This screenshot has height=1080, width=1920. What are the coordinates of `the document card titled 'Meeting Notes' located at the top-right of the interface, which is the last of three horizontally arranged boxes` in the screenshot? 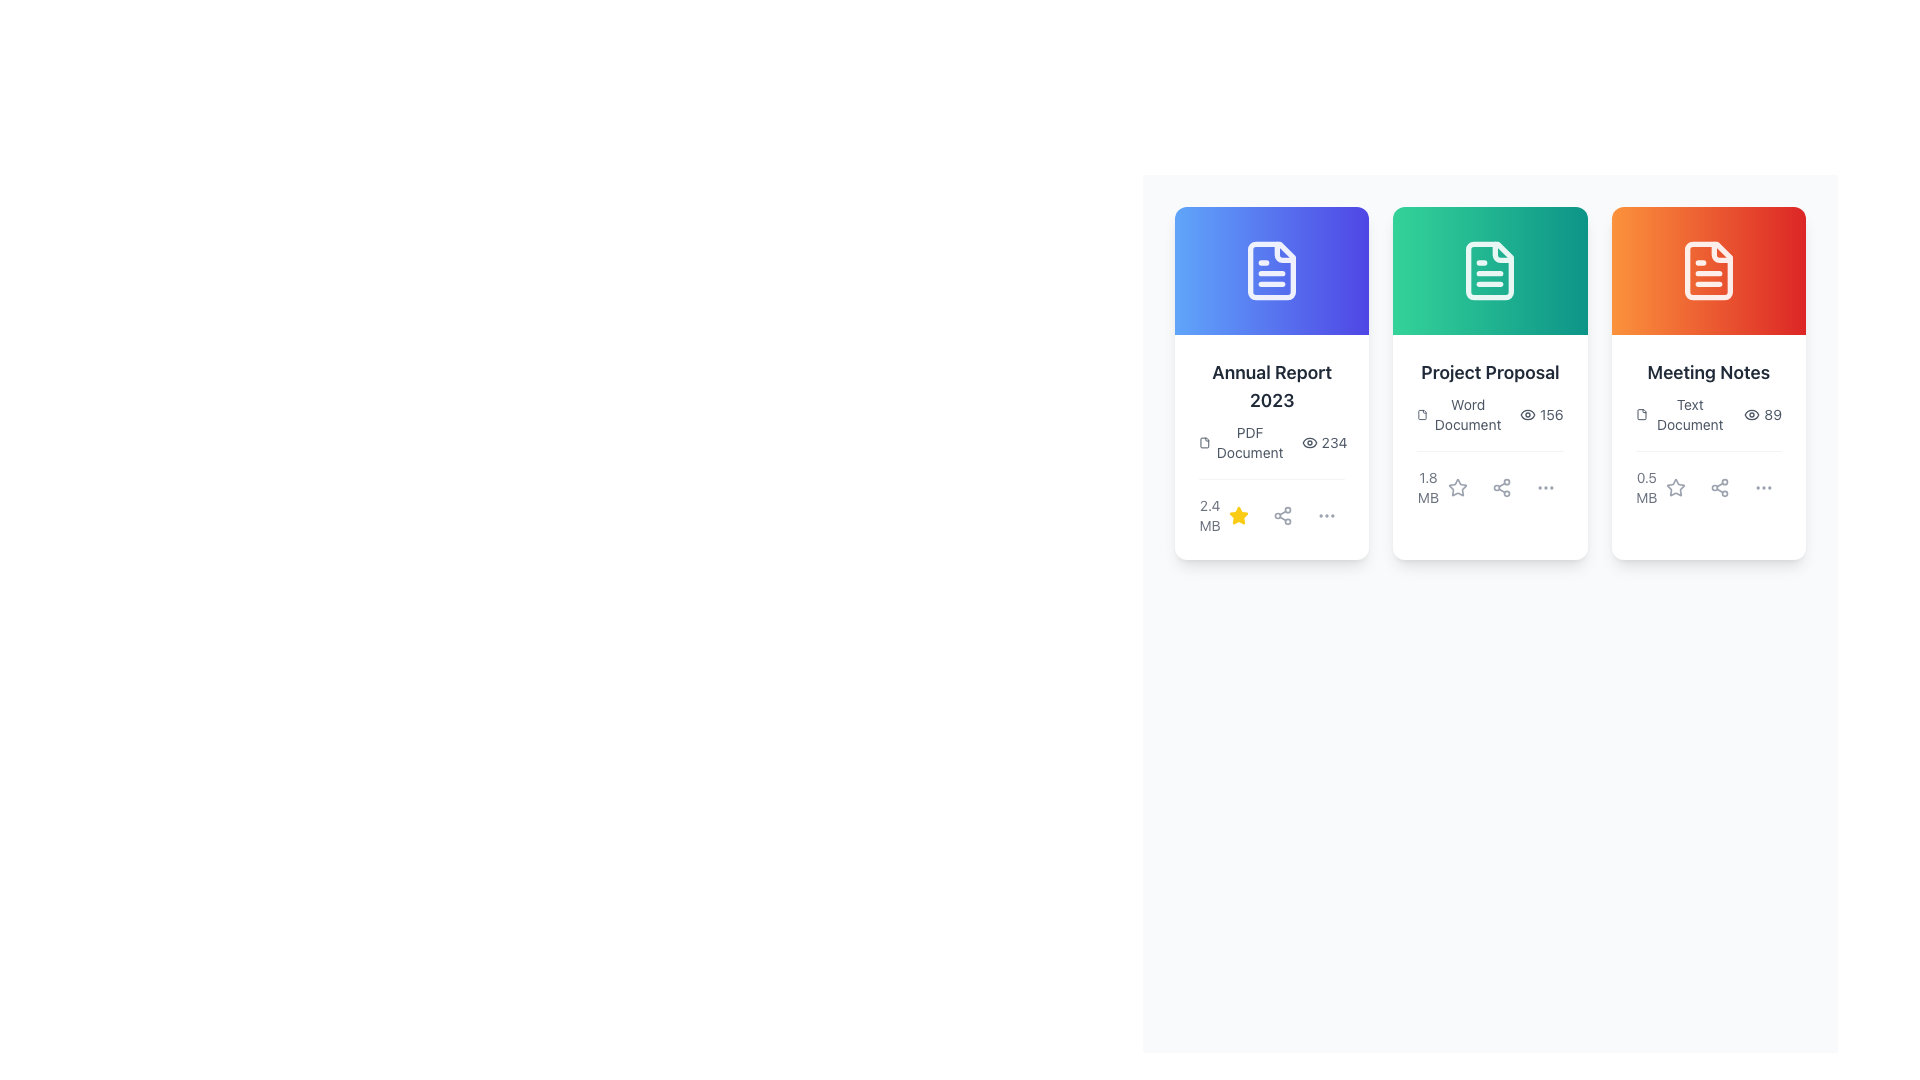 It's located at (1707, 432).